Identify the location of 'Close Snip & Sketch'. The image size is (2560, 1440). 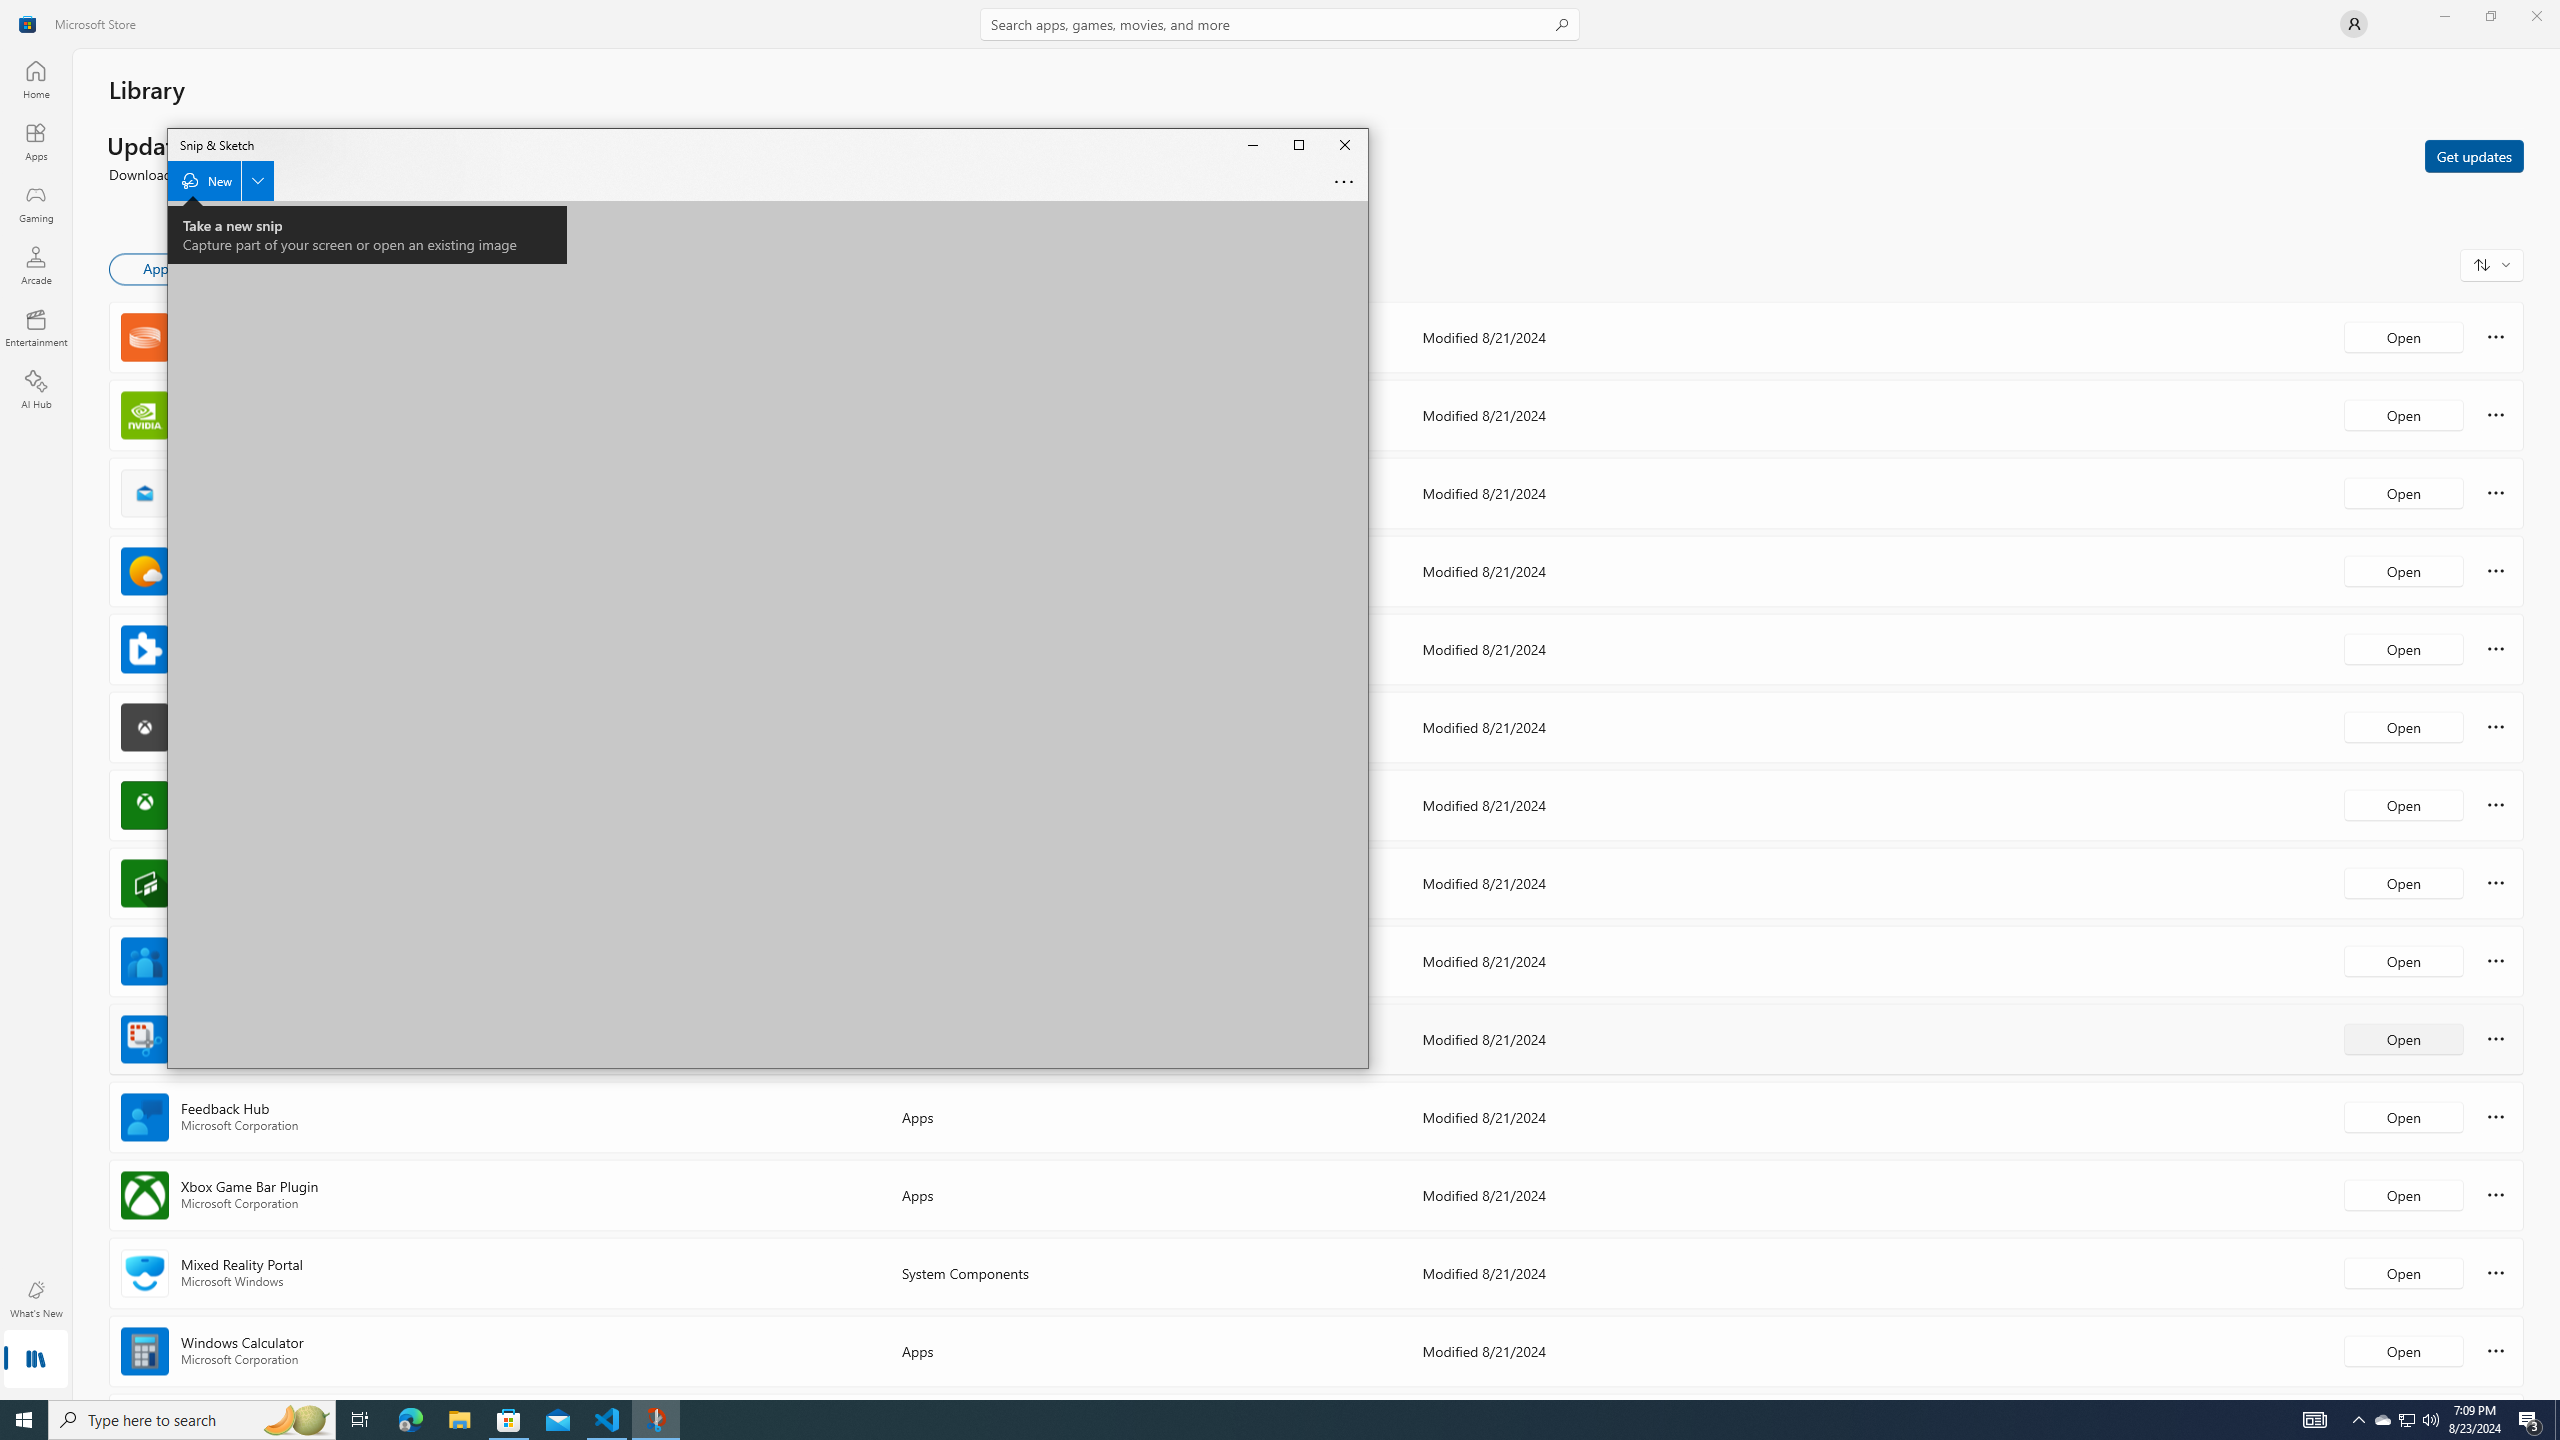
(1344, 145).